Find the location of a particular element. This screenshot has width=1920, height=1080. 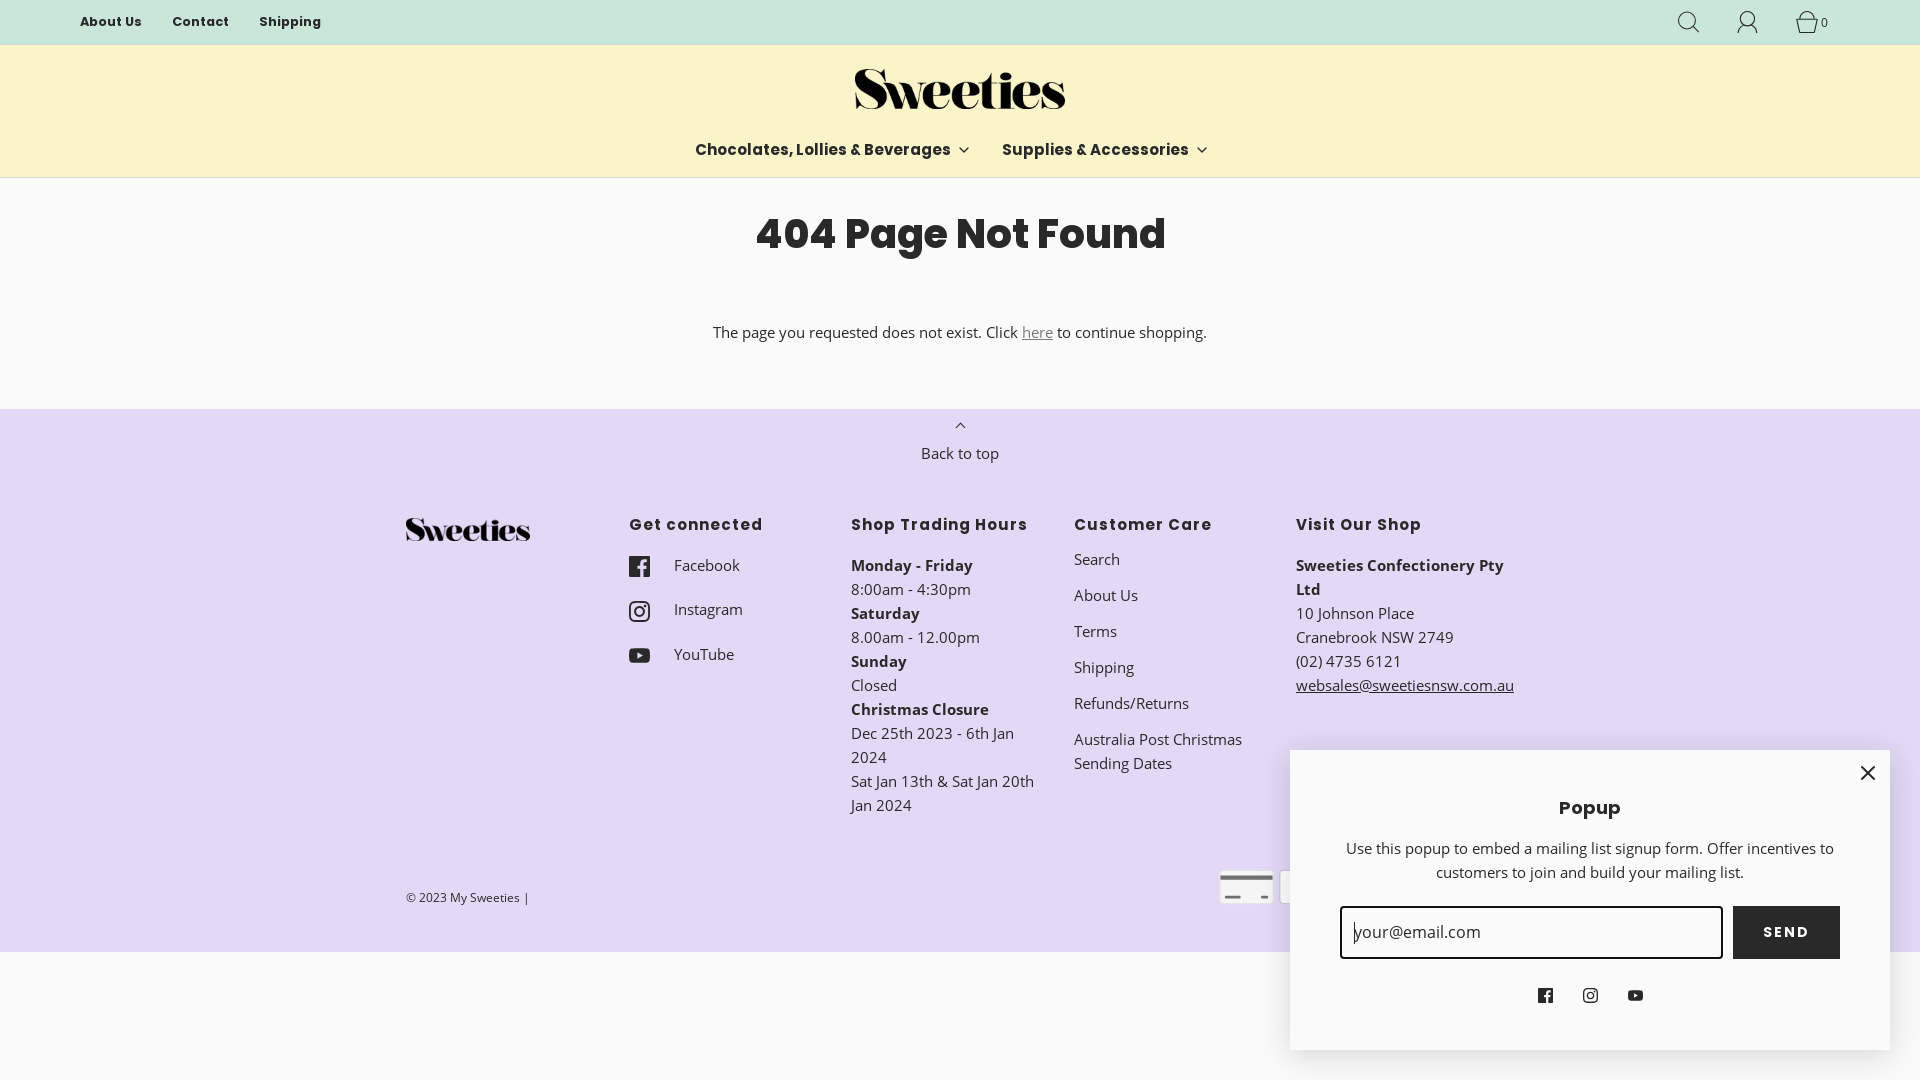

'Log in' is located at coordinates (1736, 22).